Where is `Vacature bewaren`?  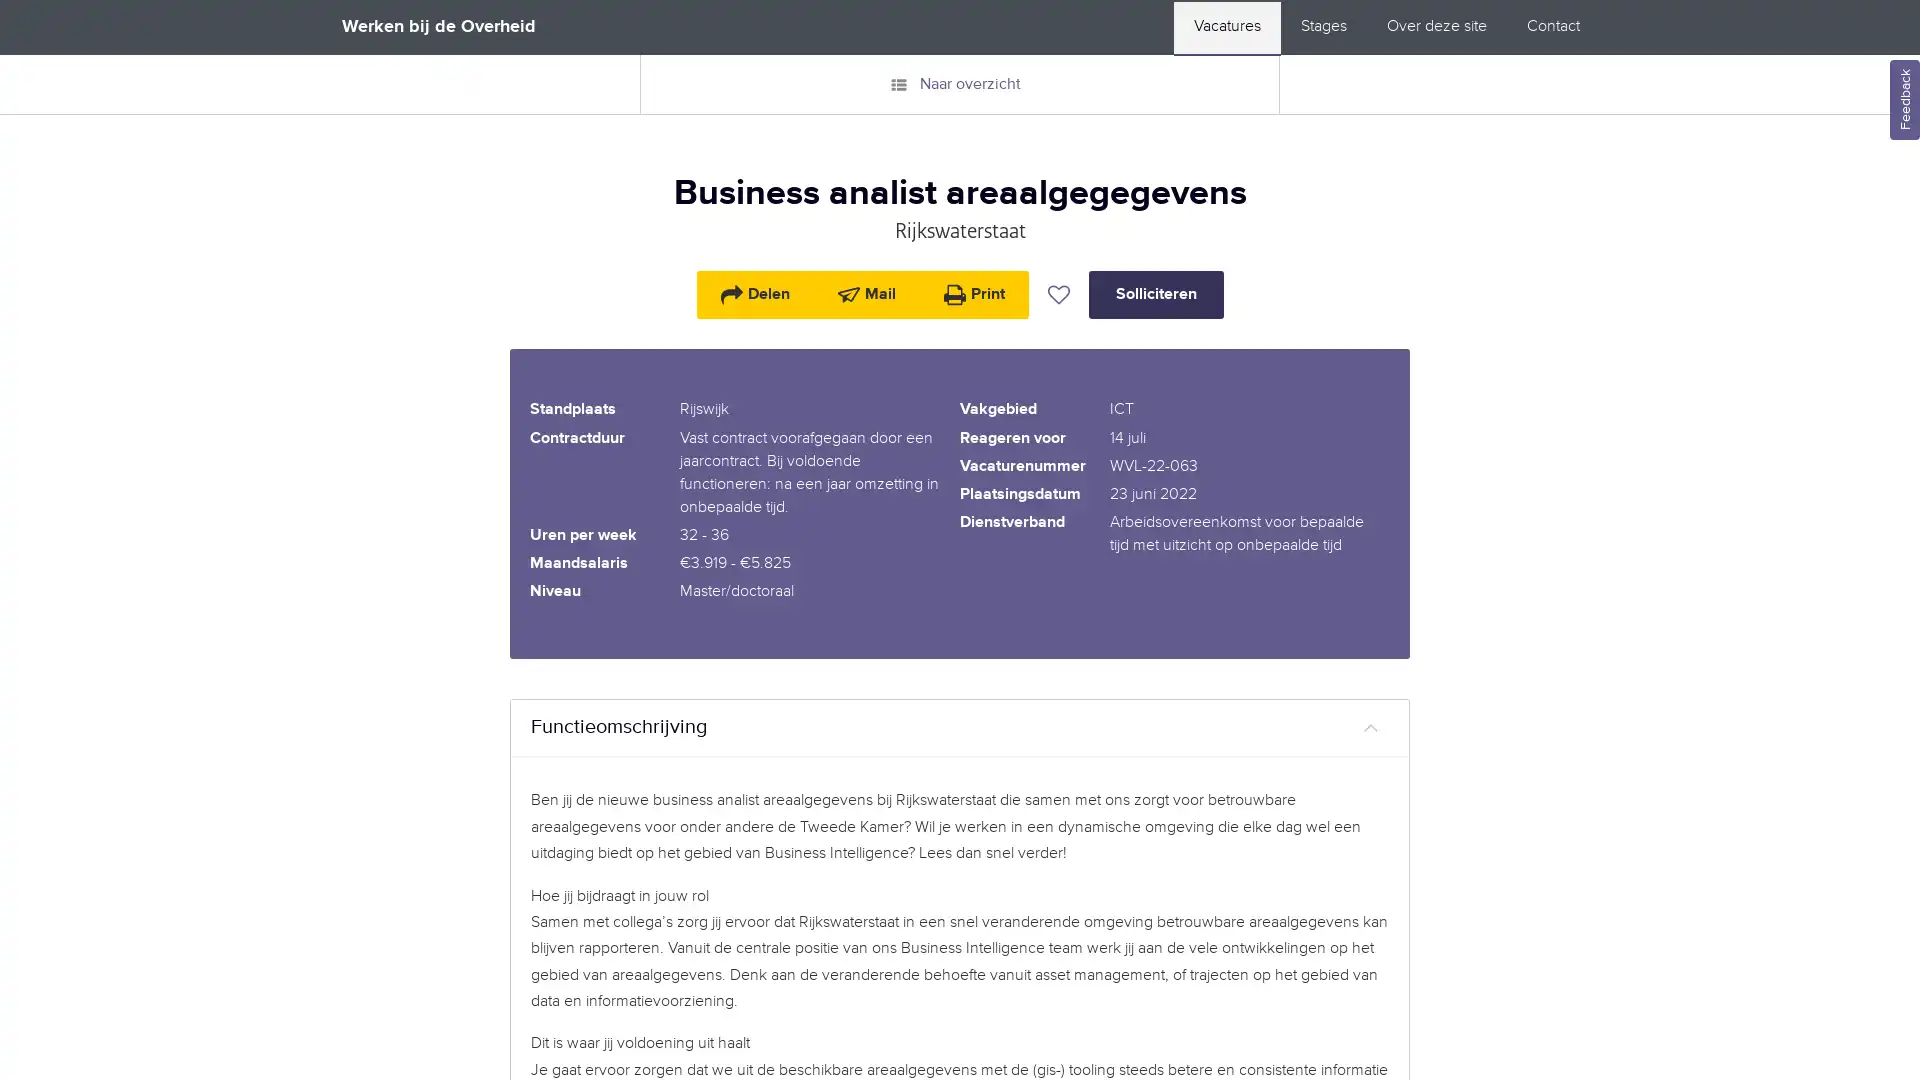 Vacature bewaren is located at coordinates (1056, 294).